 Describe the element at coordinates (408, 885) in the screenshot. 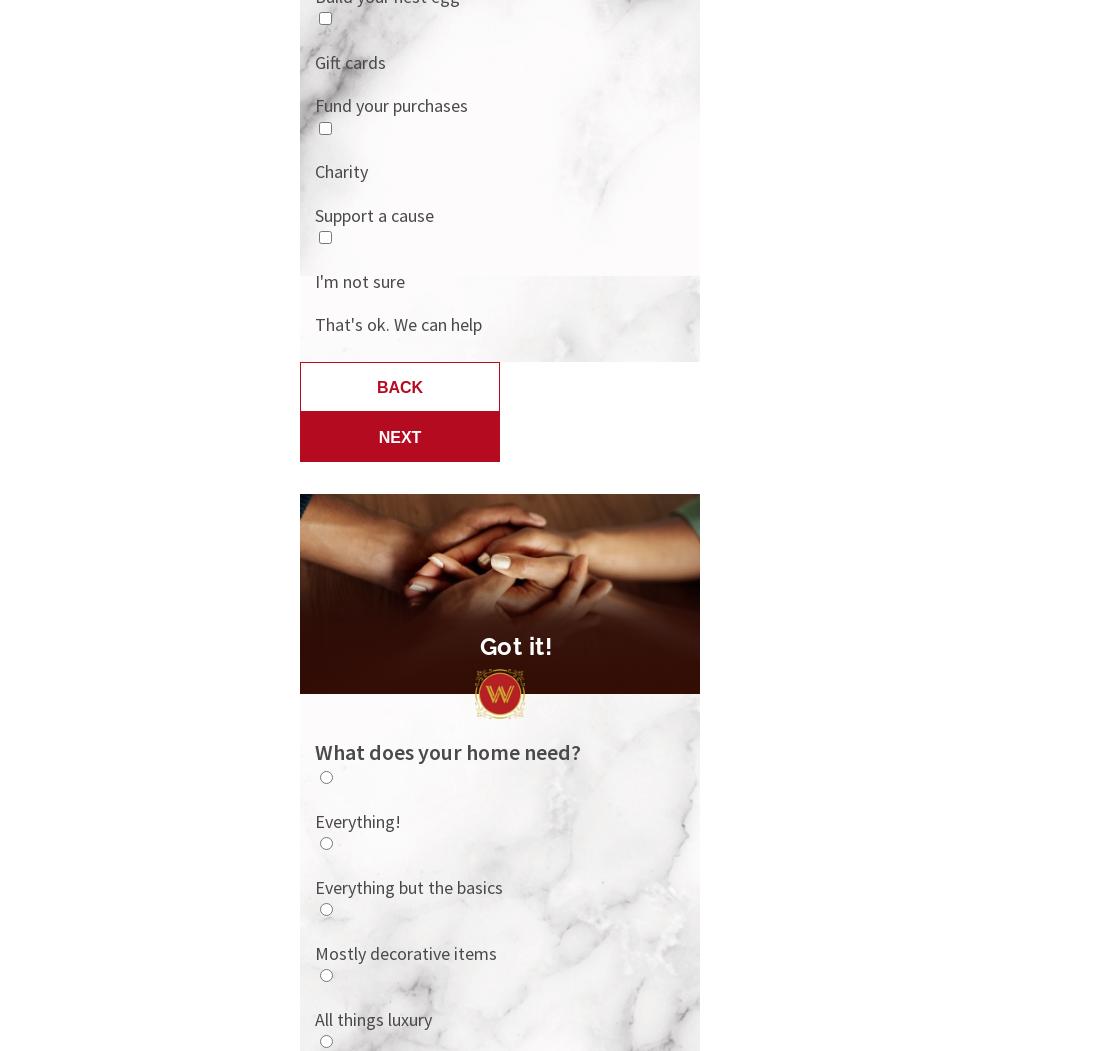

I see `'Everything but the basics'` at that location.